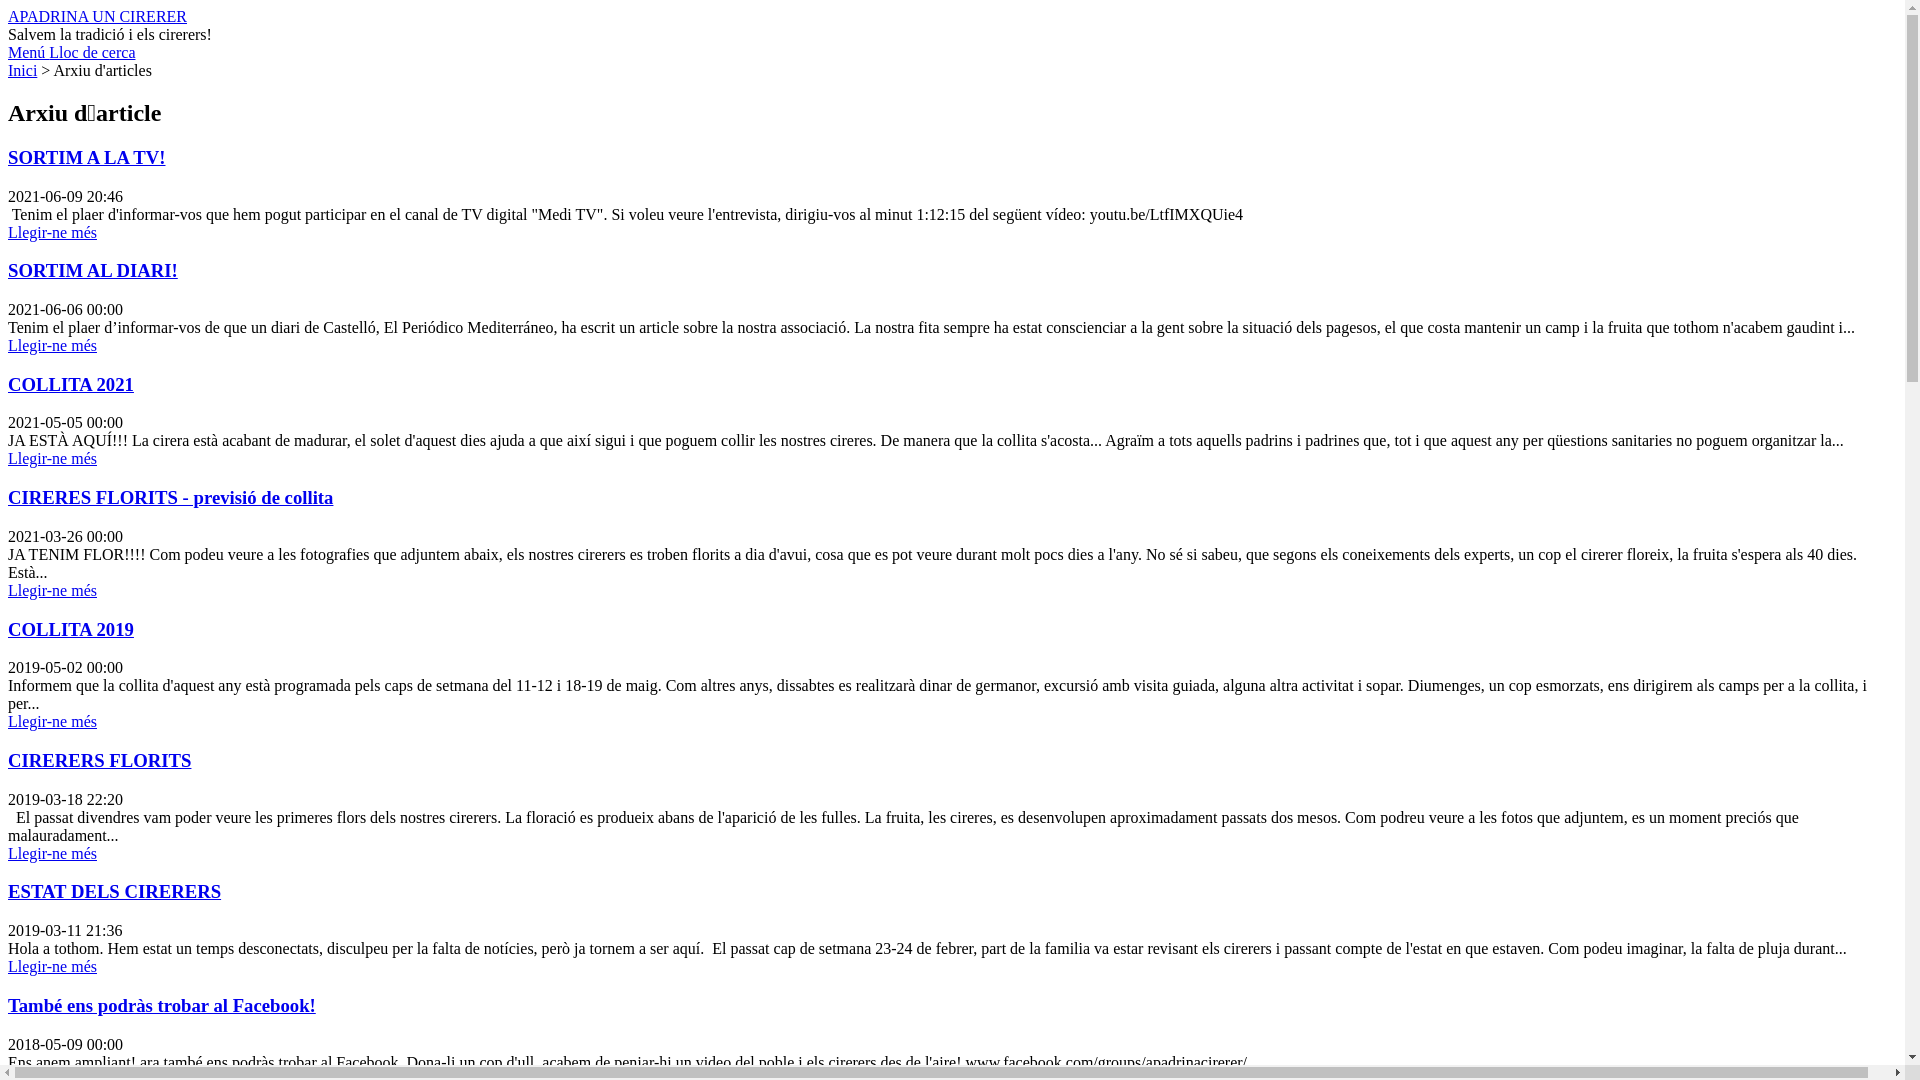 The height and width of the screenshot is (1080, 1920). Describe the element at coordinates (96, 16) in the screenshot. I see `'APADRINA UN CIRERER'` at that location.